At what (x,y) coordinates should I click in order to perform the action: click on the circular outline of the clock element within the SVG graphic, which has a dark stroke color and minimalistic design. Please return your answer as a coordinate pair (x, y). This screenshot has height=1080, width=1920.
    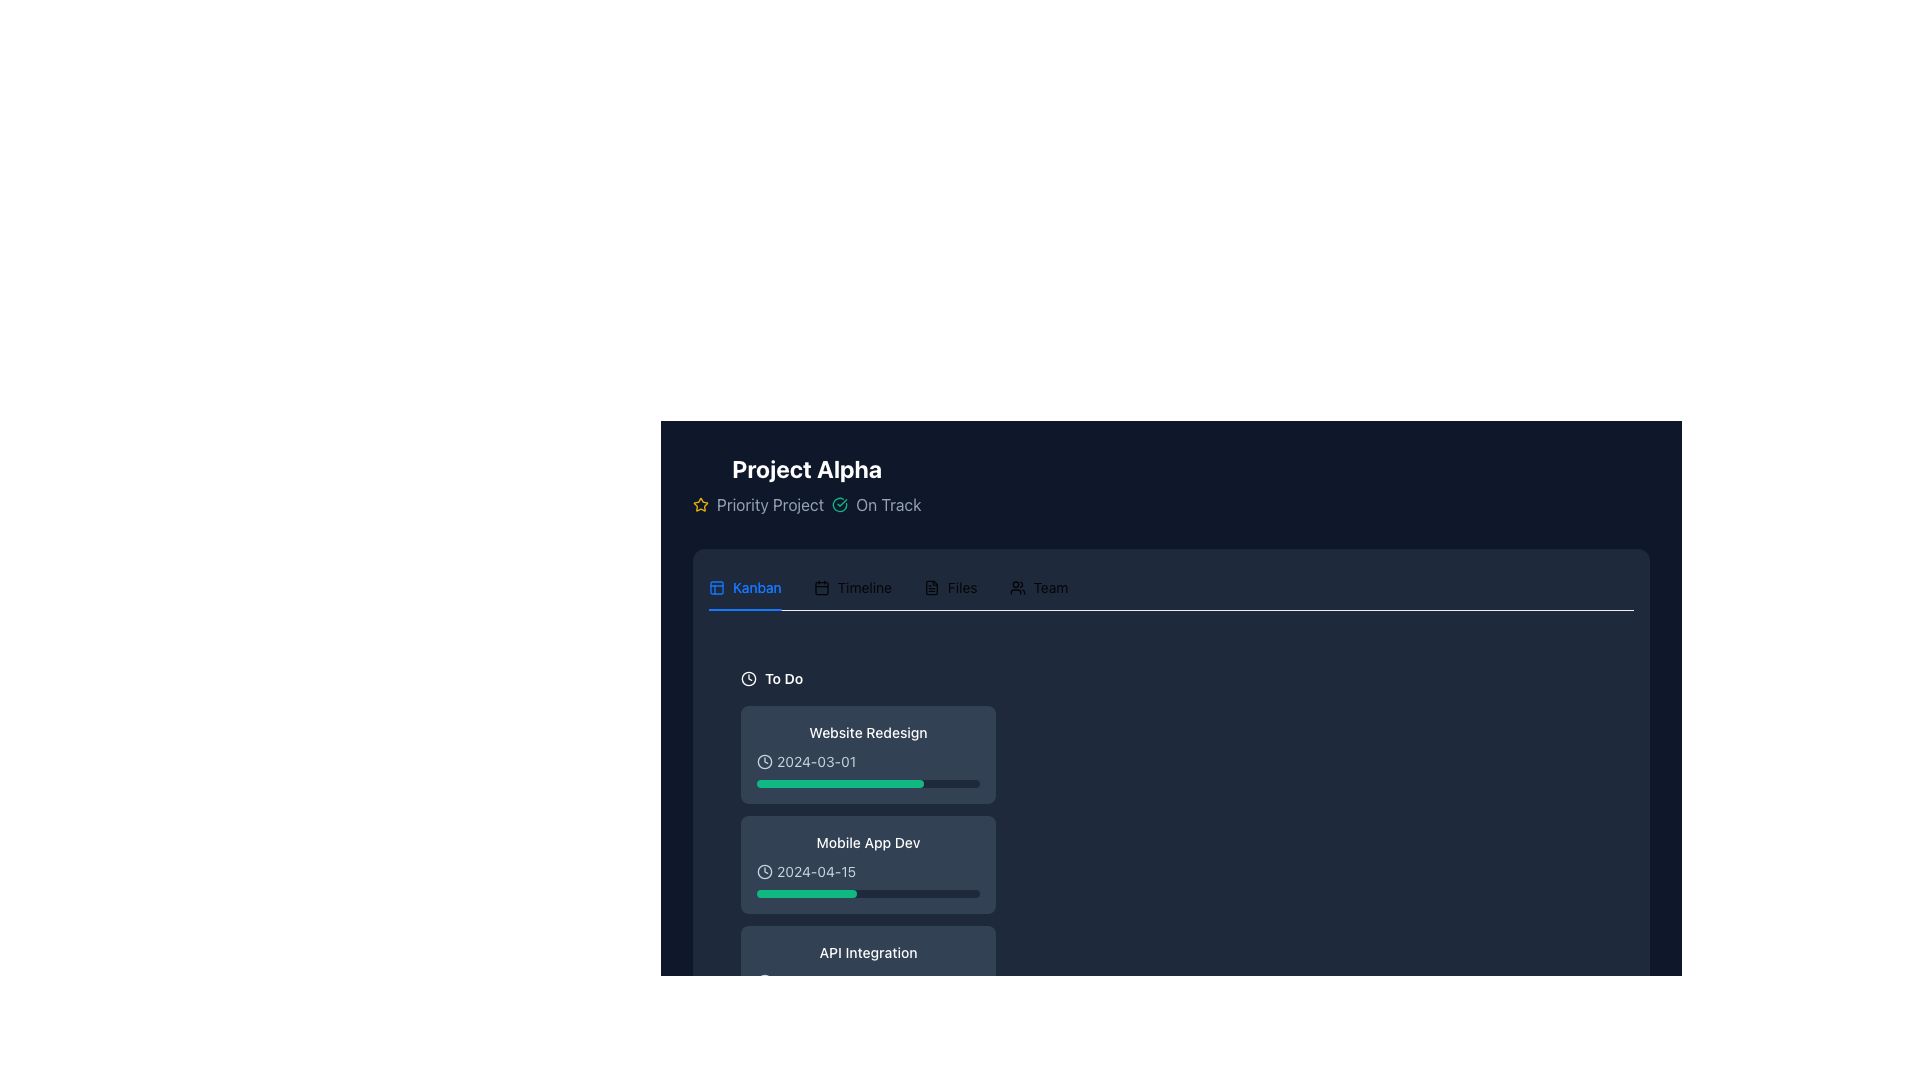
    Looking at the image, I should click on (747, 677).